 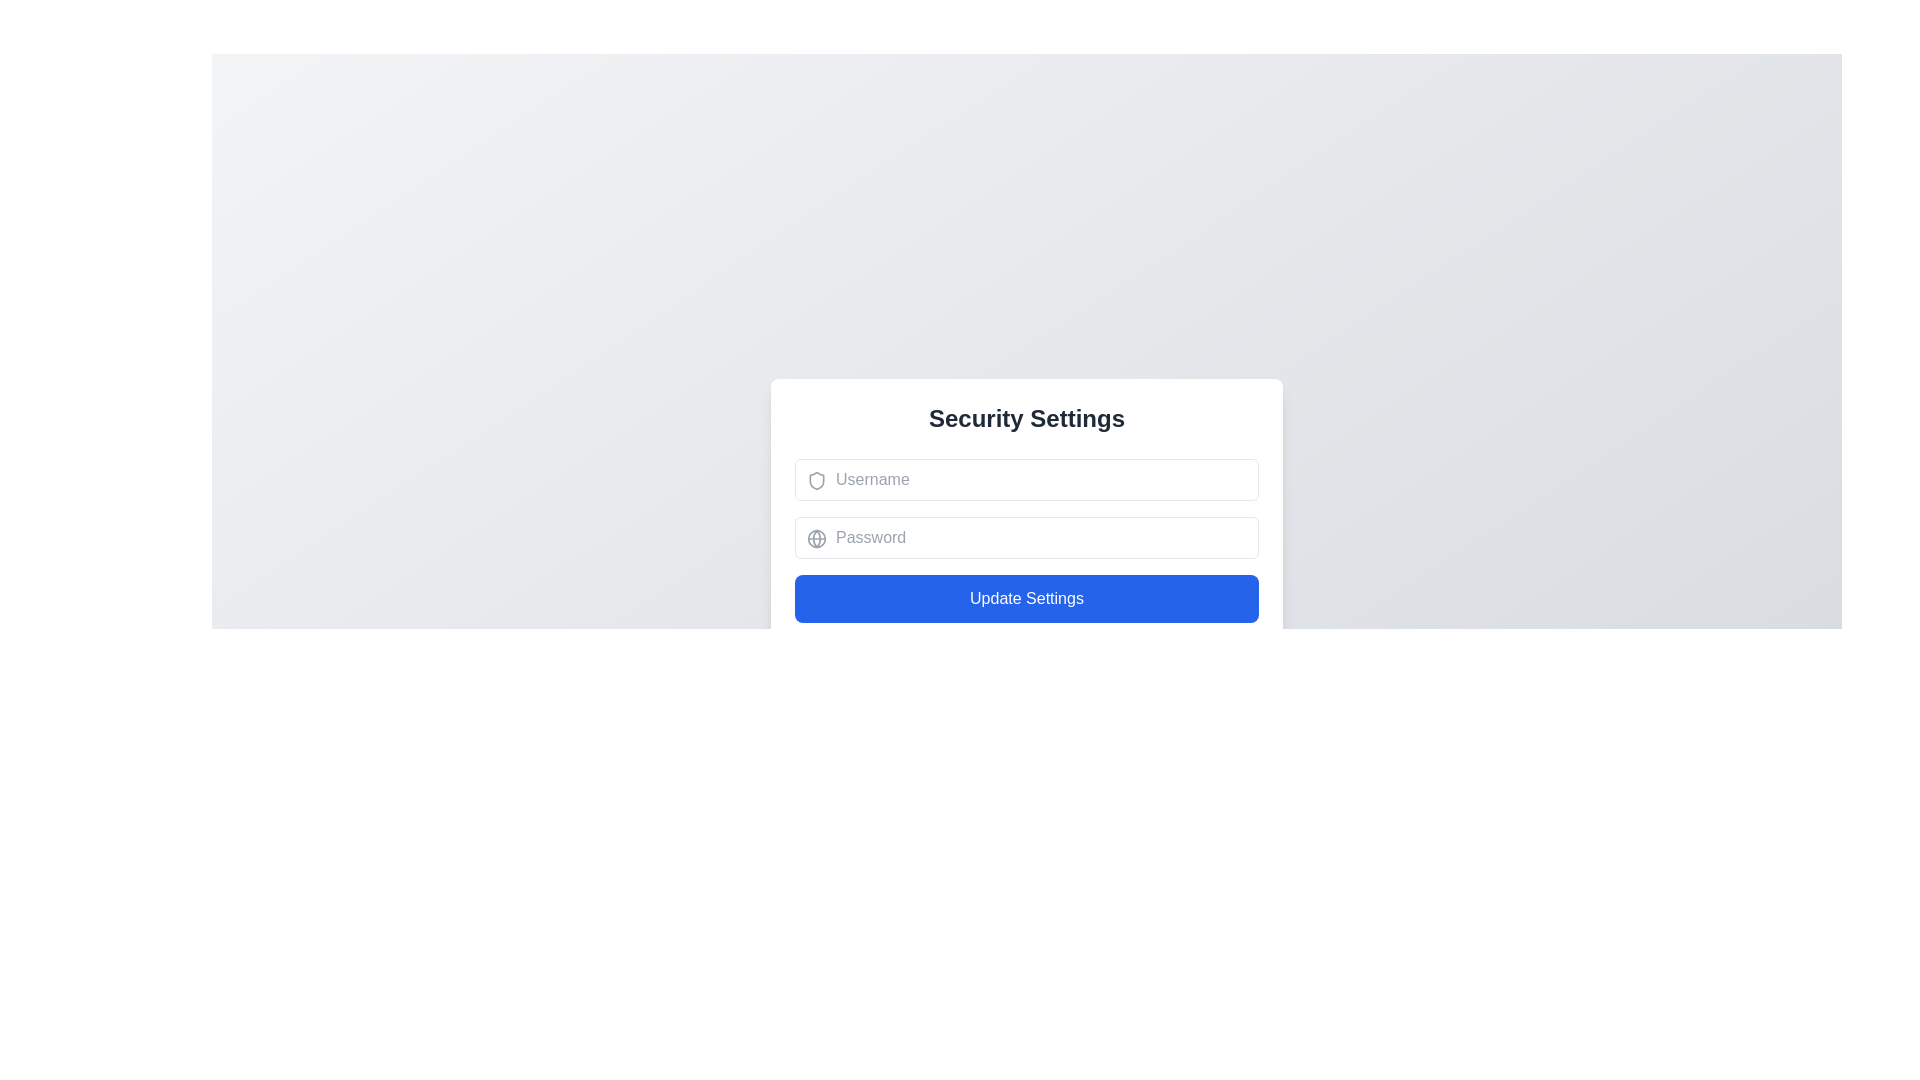 What do you see at coordinates (1027, 478) in the screenshot?
I see `the 'Username' input field in the 'Security Settings' modal to focus on it` at bounding box center [1027, 478].